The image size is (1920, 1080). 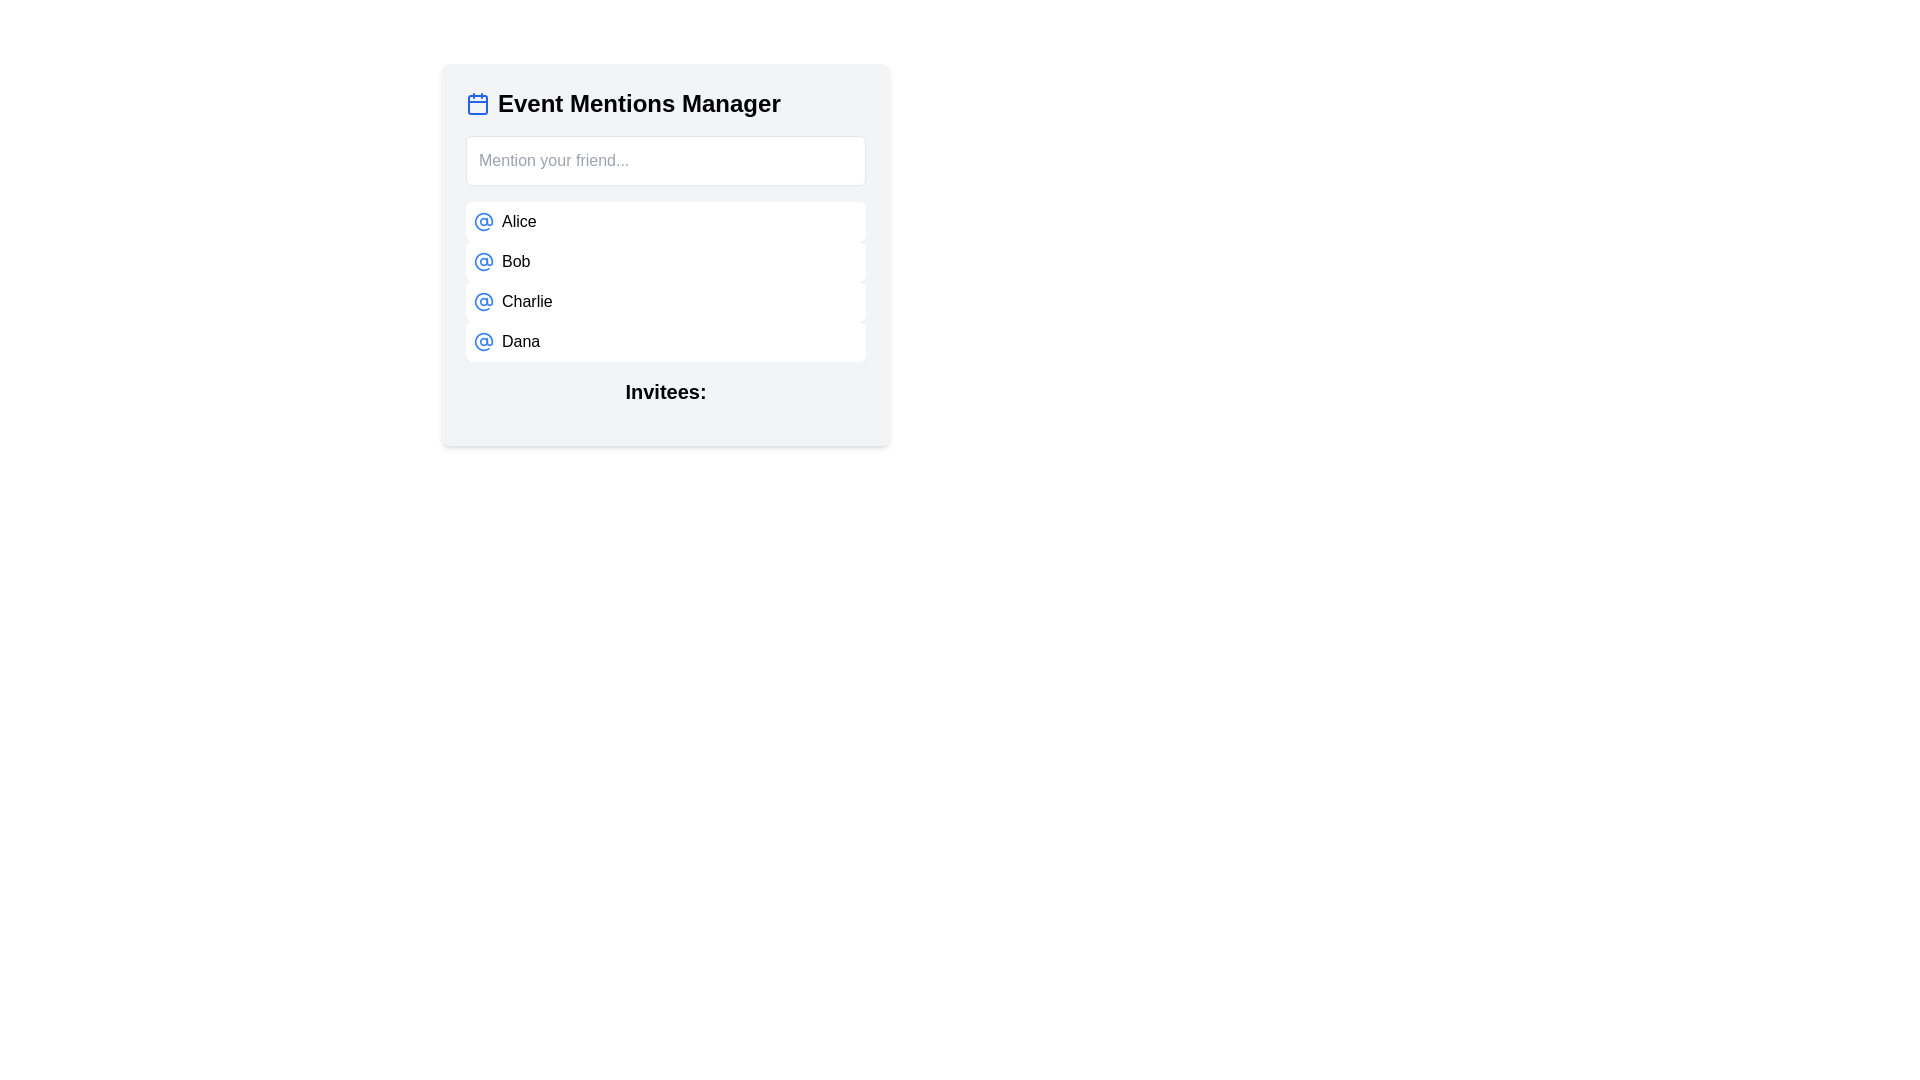 What do you see at coordinates (477, 104) in the screenshot?
I see `the small blue rectangle with rounded corners located within the calendar-shaped icon at the top-left corner of the 'Event Mentions Manager' panel` at bounding box center [477, 104].